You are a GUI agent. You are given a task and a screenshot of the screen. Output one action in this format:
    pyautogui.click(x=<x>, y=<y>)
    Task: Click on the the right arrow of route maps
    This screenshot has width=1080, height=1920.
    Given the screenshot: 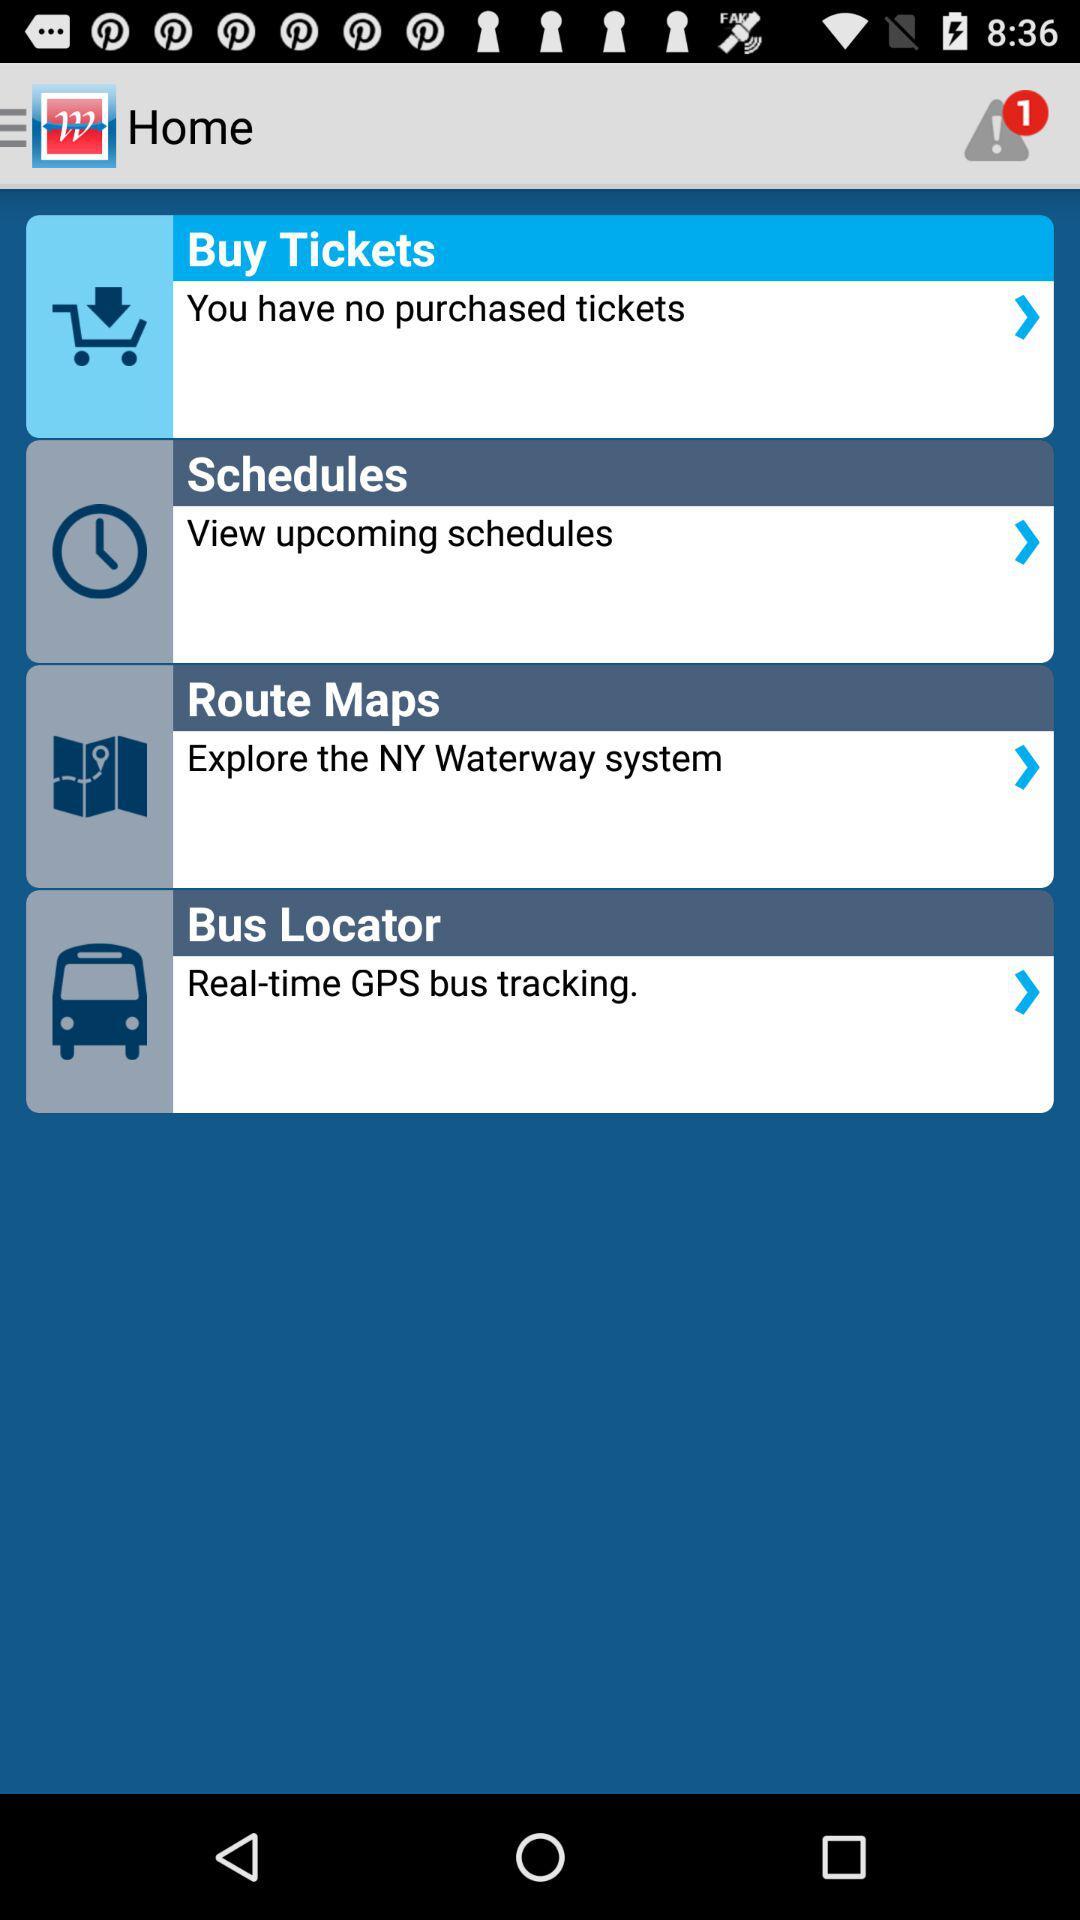 What is the action you would take?
    pyautogui.click(x=1026, y=766)
    